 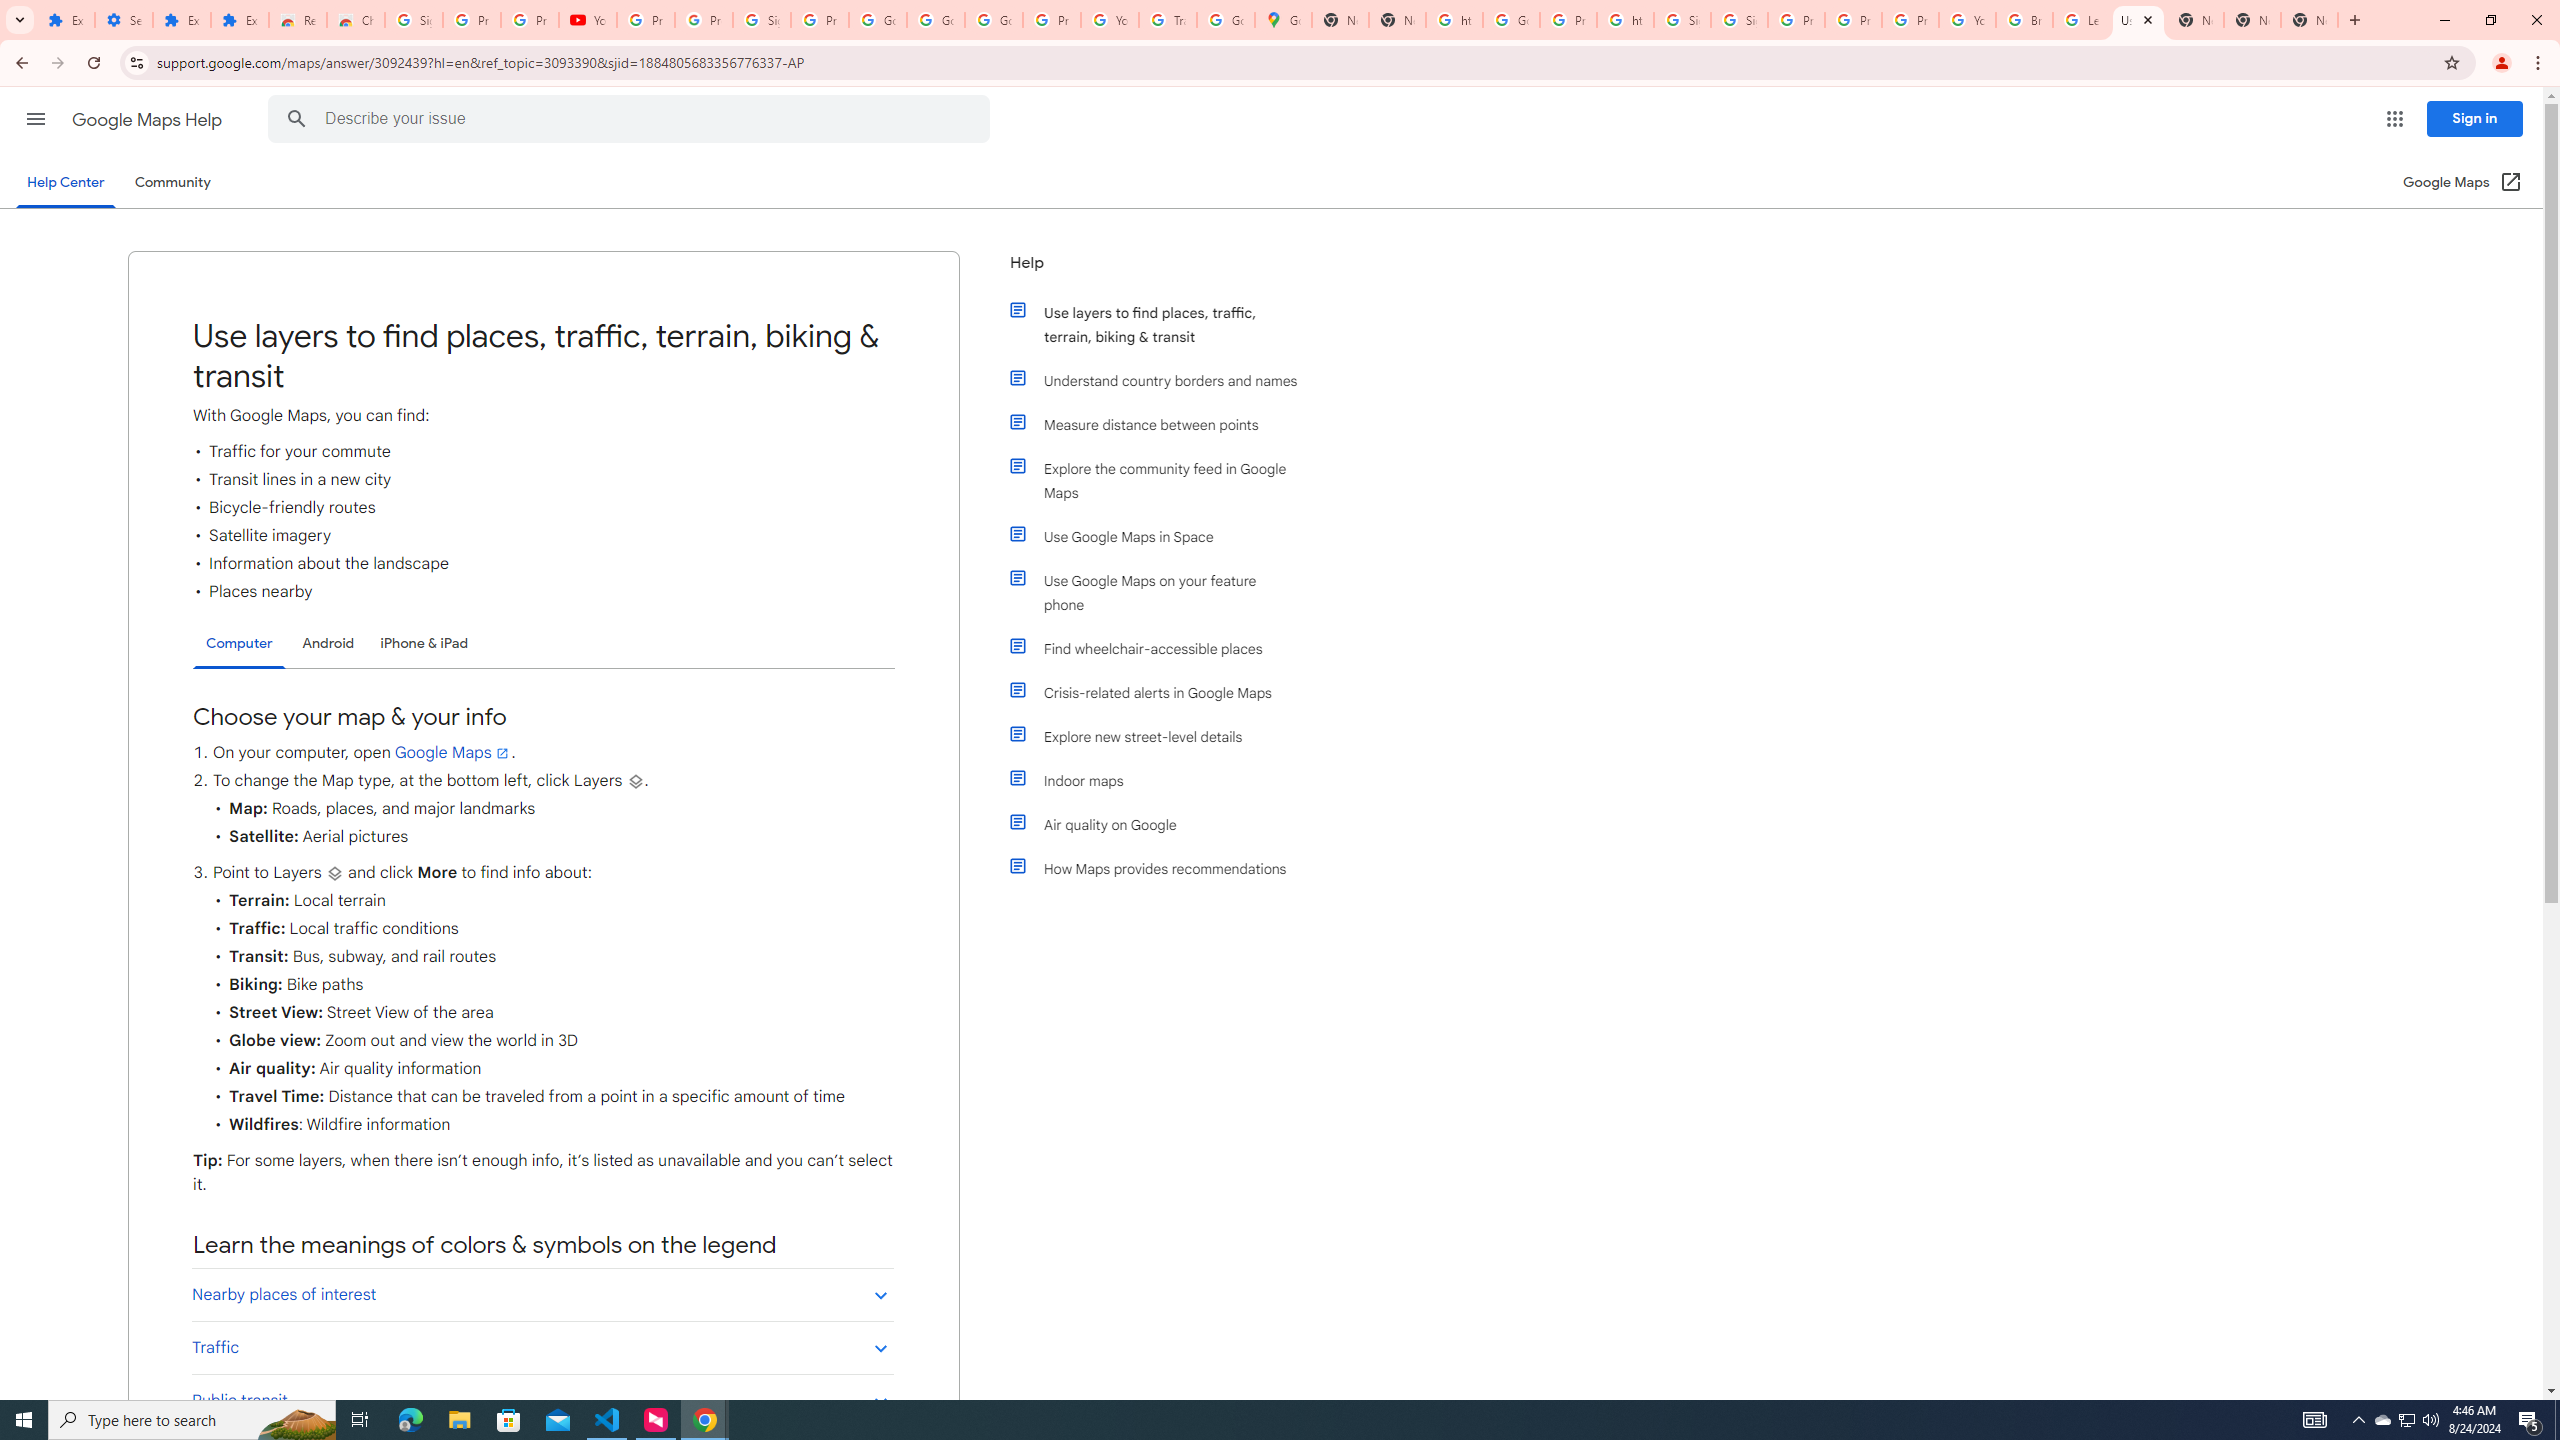 I want to click on 'Reviews: Helix Fruit Jump Arcade Game', so click(x=297, y=19).